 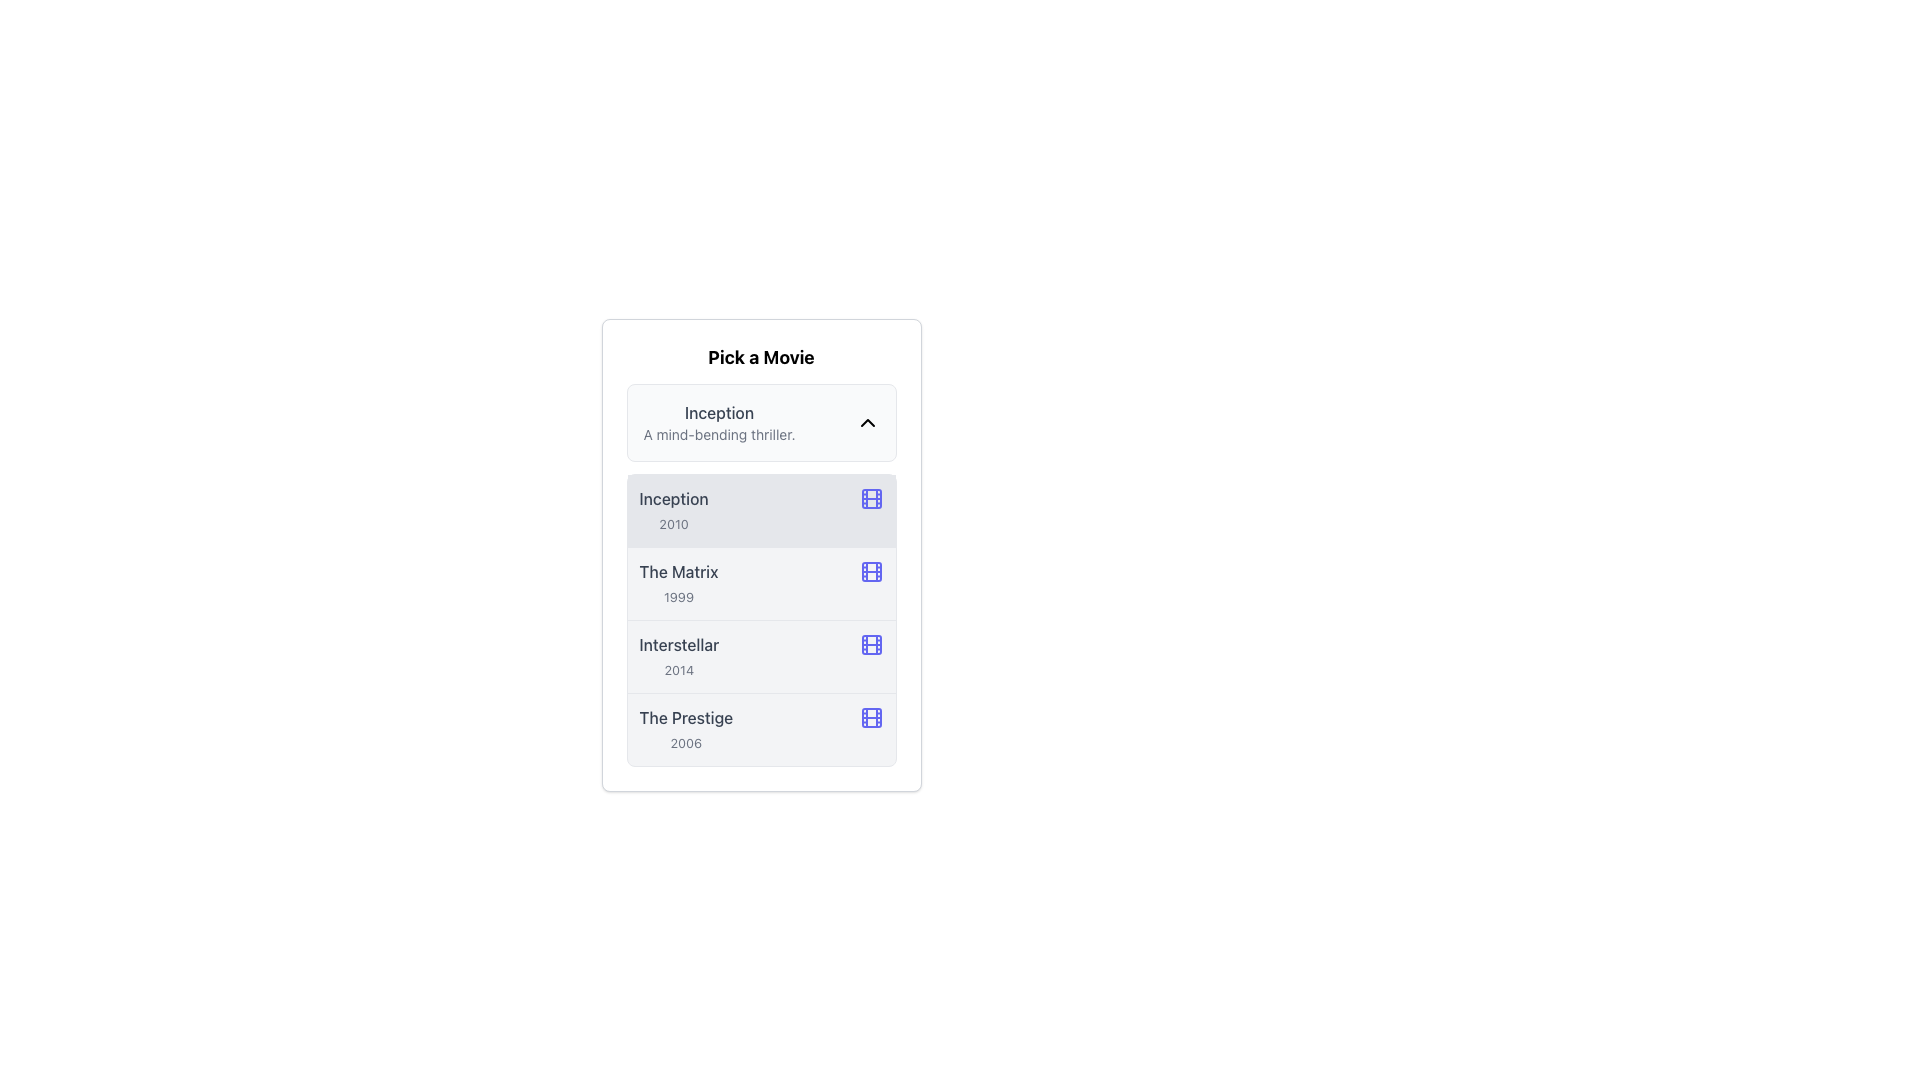 I want to click on the 'Inception' movie label, which is the first entry, so click(x=674, y=509).